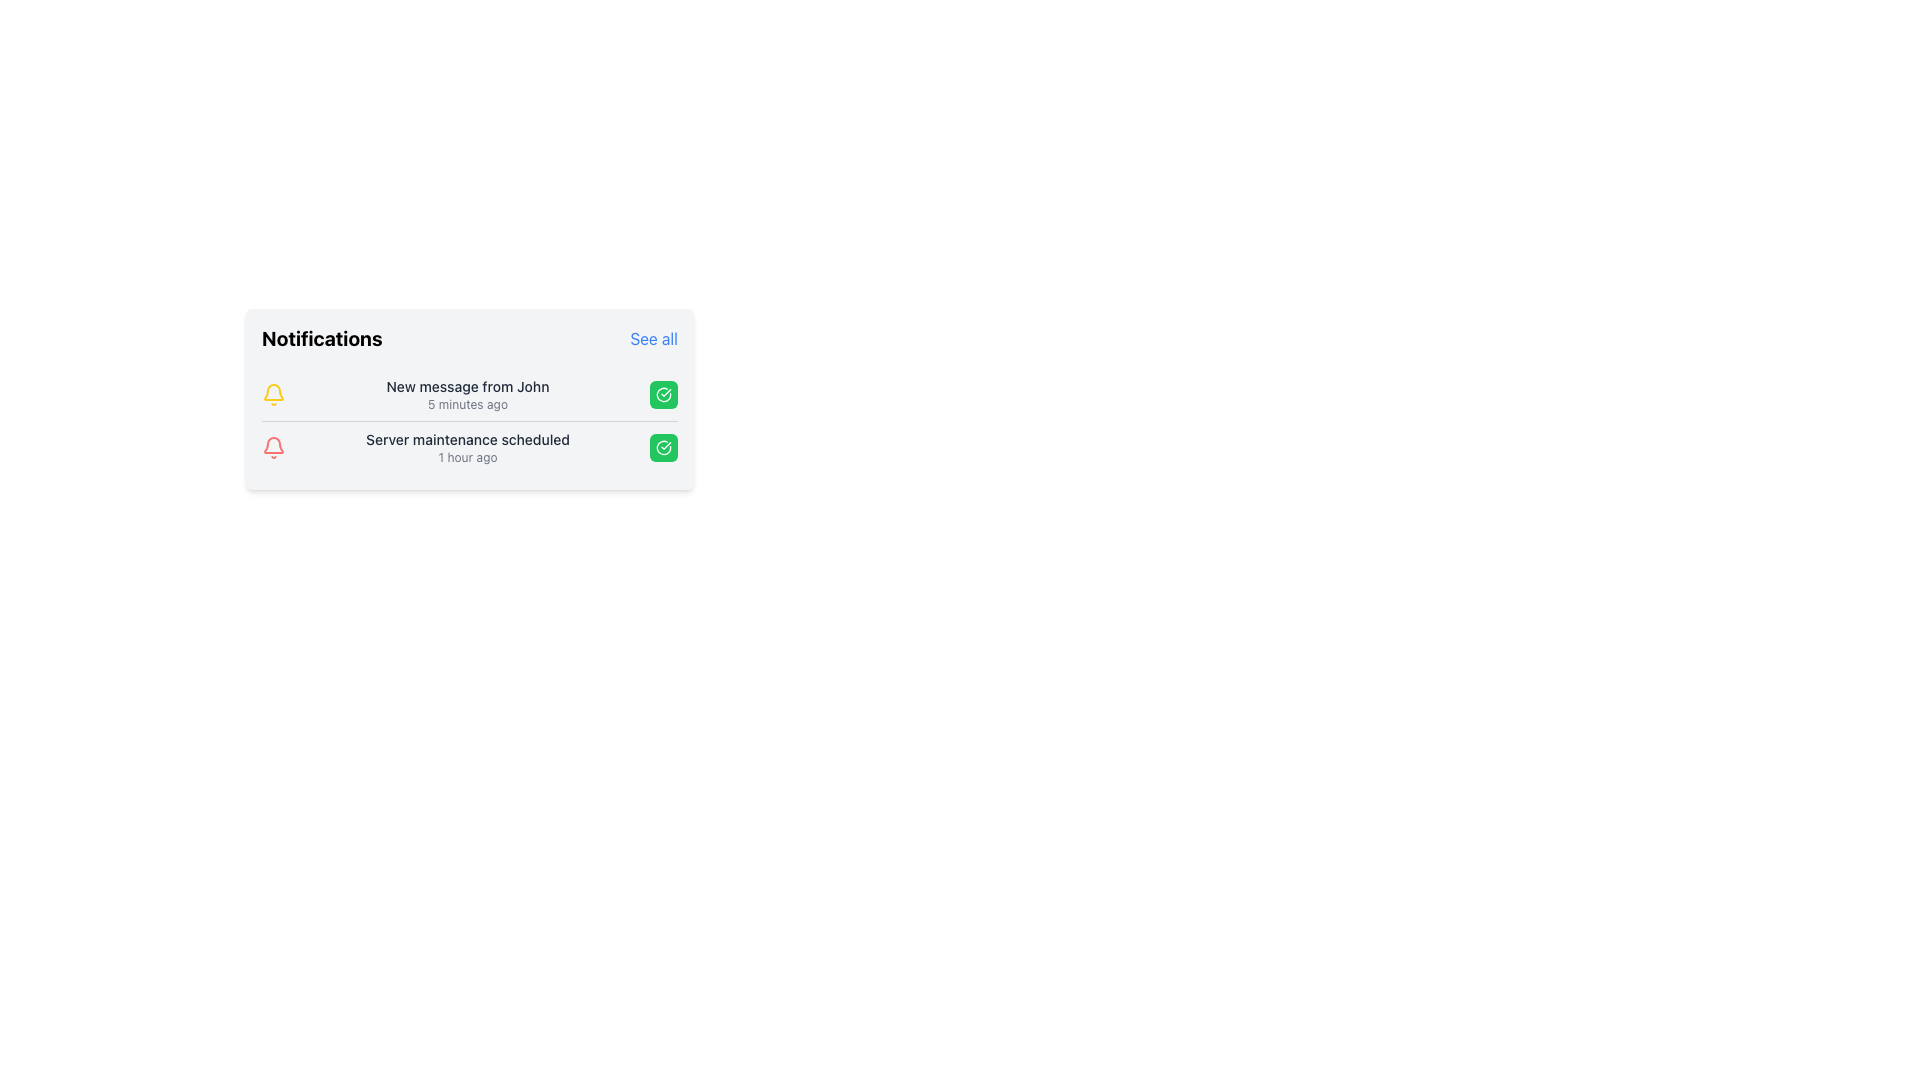  I want to click on the icon representing the notification about server maintenance, located to the left of the 'Server maintenance scheduled' notification text, so click(272, 446).